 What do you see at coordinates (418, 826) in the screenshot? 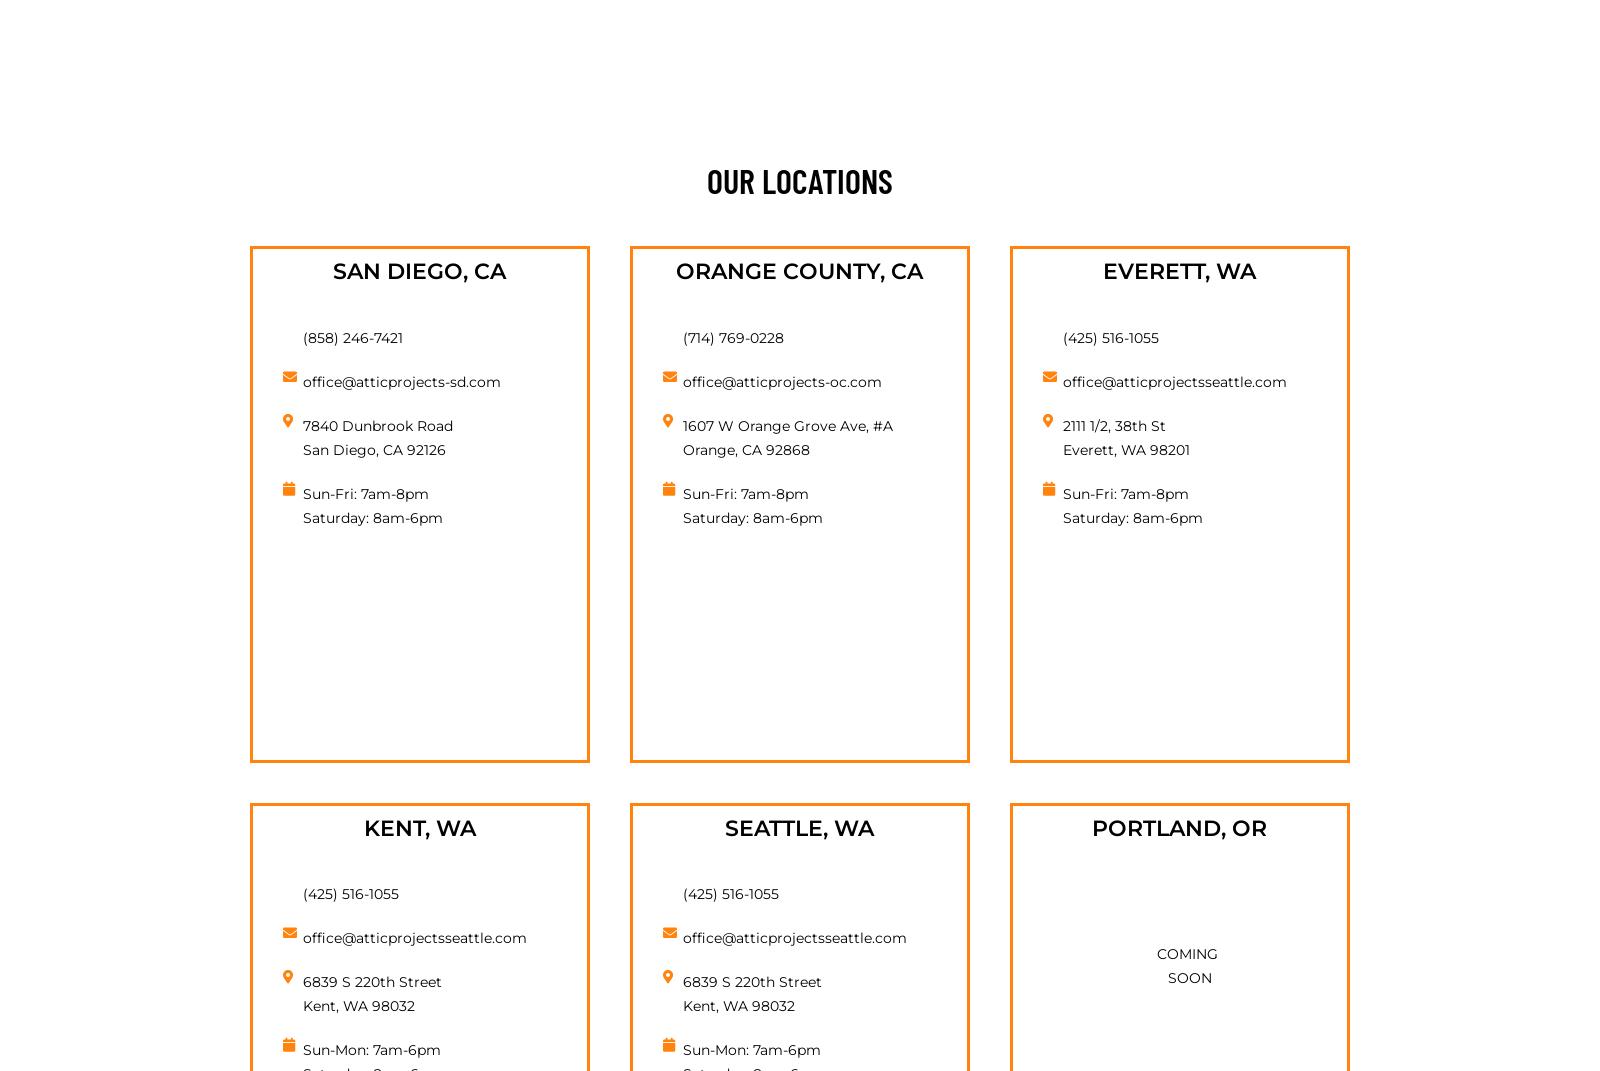
I see `'Kent, WA'` at bounding box center [418, 826].